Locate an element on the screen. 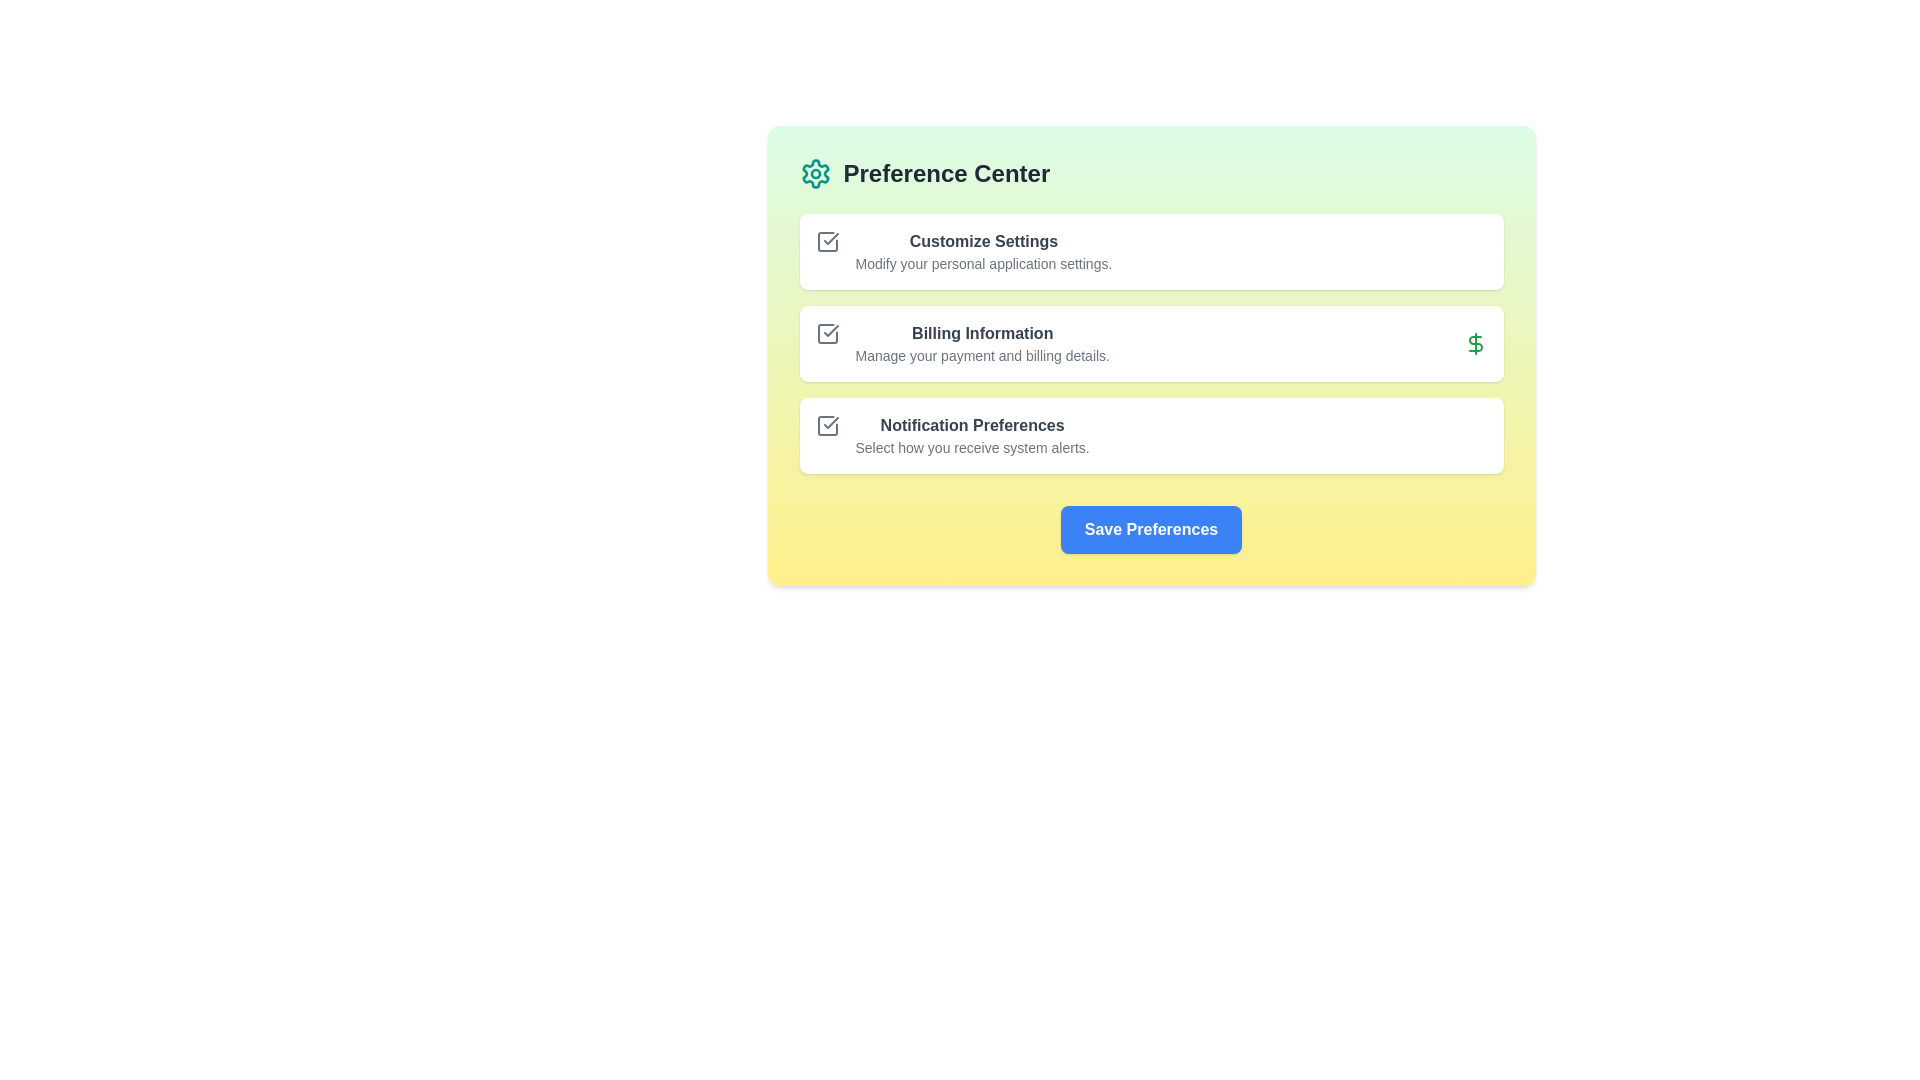 The height and width of the screenshot is (1080, 1920). contents of the 'Billing Information' text block with a descriptive icon, which labels and describes the purpose of managing payment and billing information is located at coordinates (962, 342).